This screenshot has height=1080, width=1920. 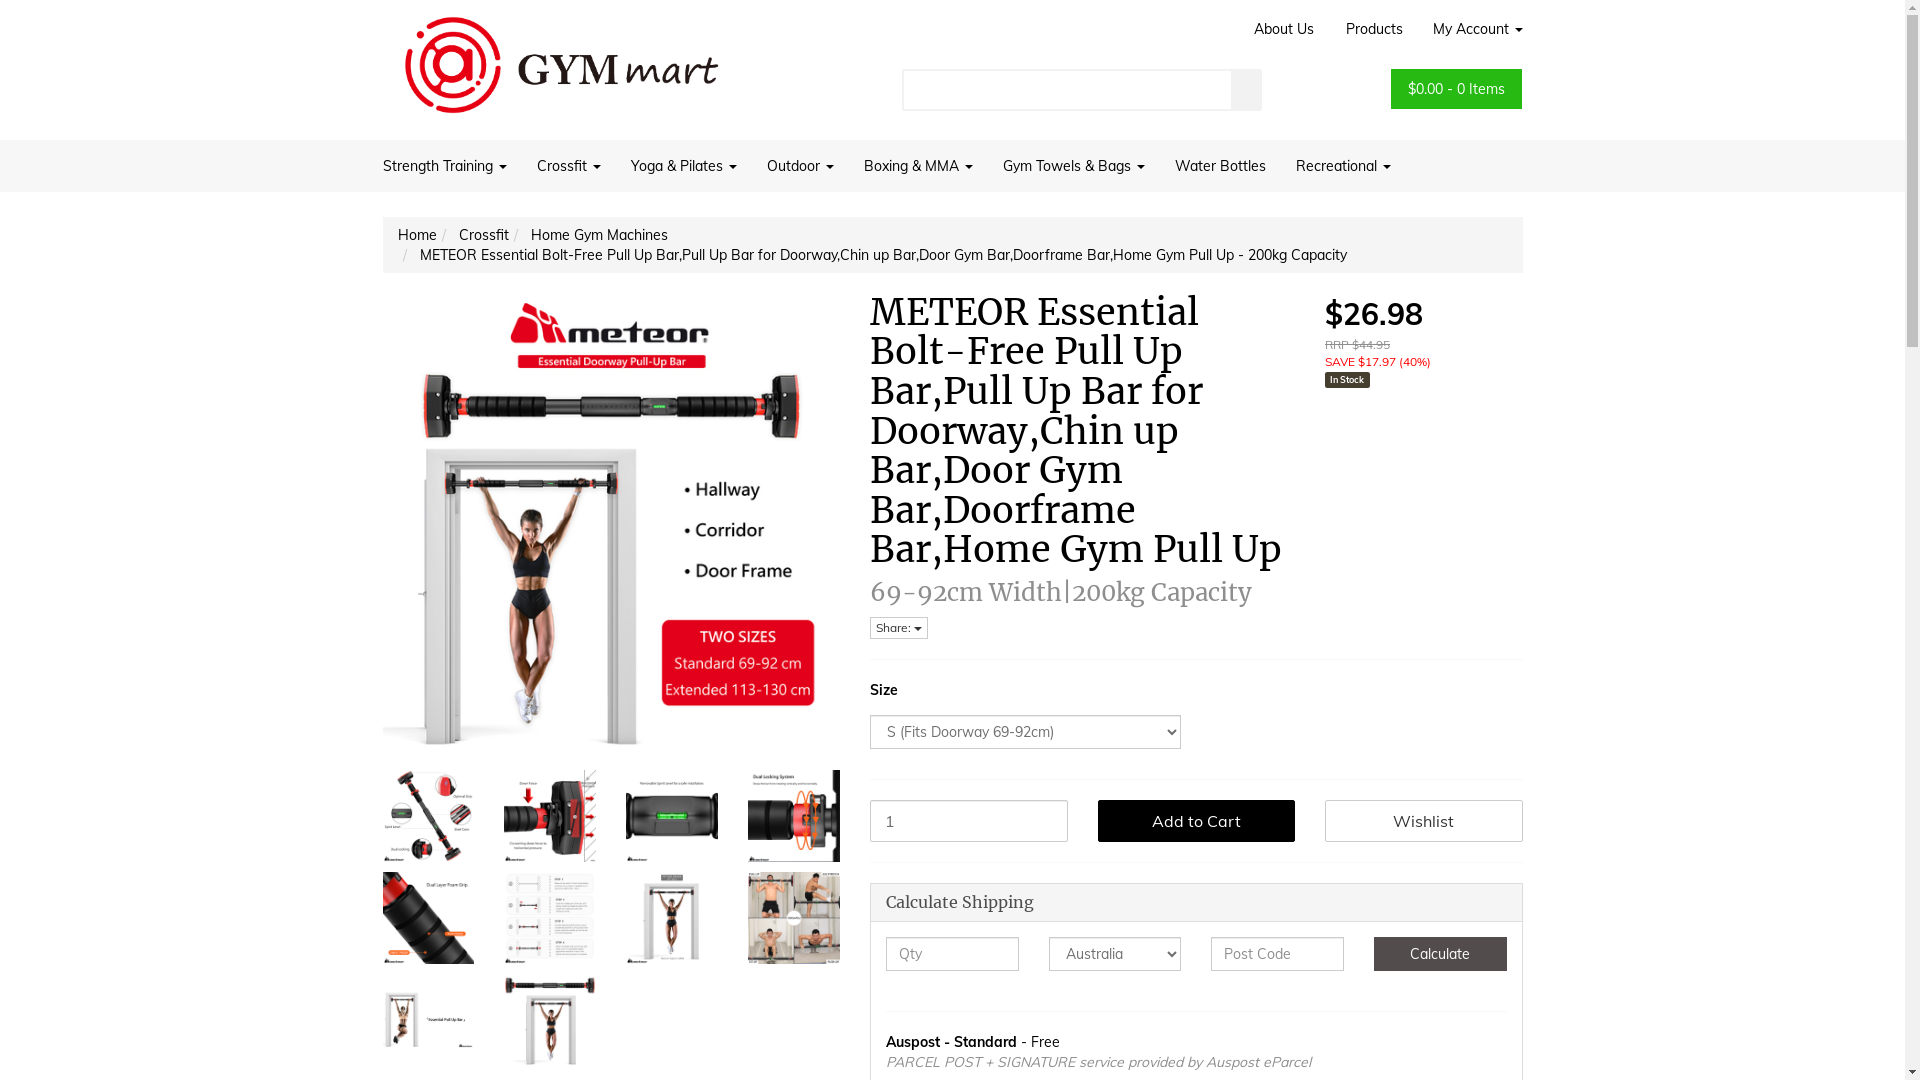 What do you see at coordinates (426, 918) in the screenshot?
I see `'Large View'` at bounding box center [426, 918].